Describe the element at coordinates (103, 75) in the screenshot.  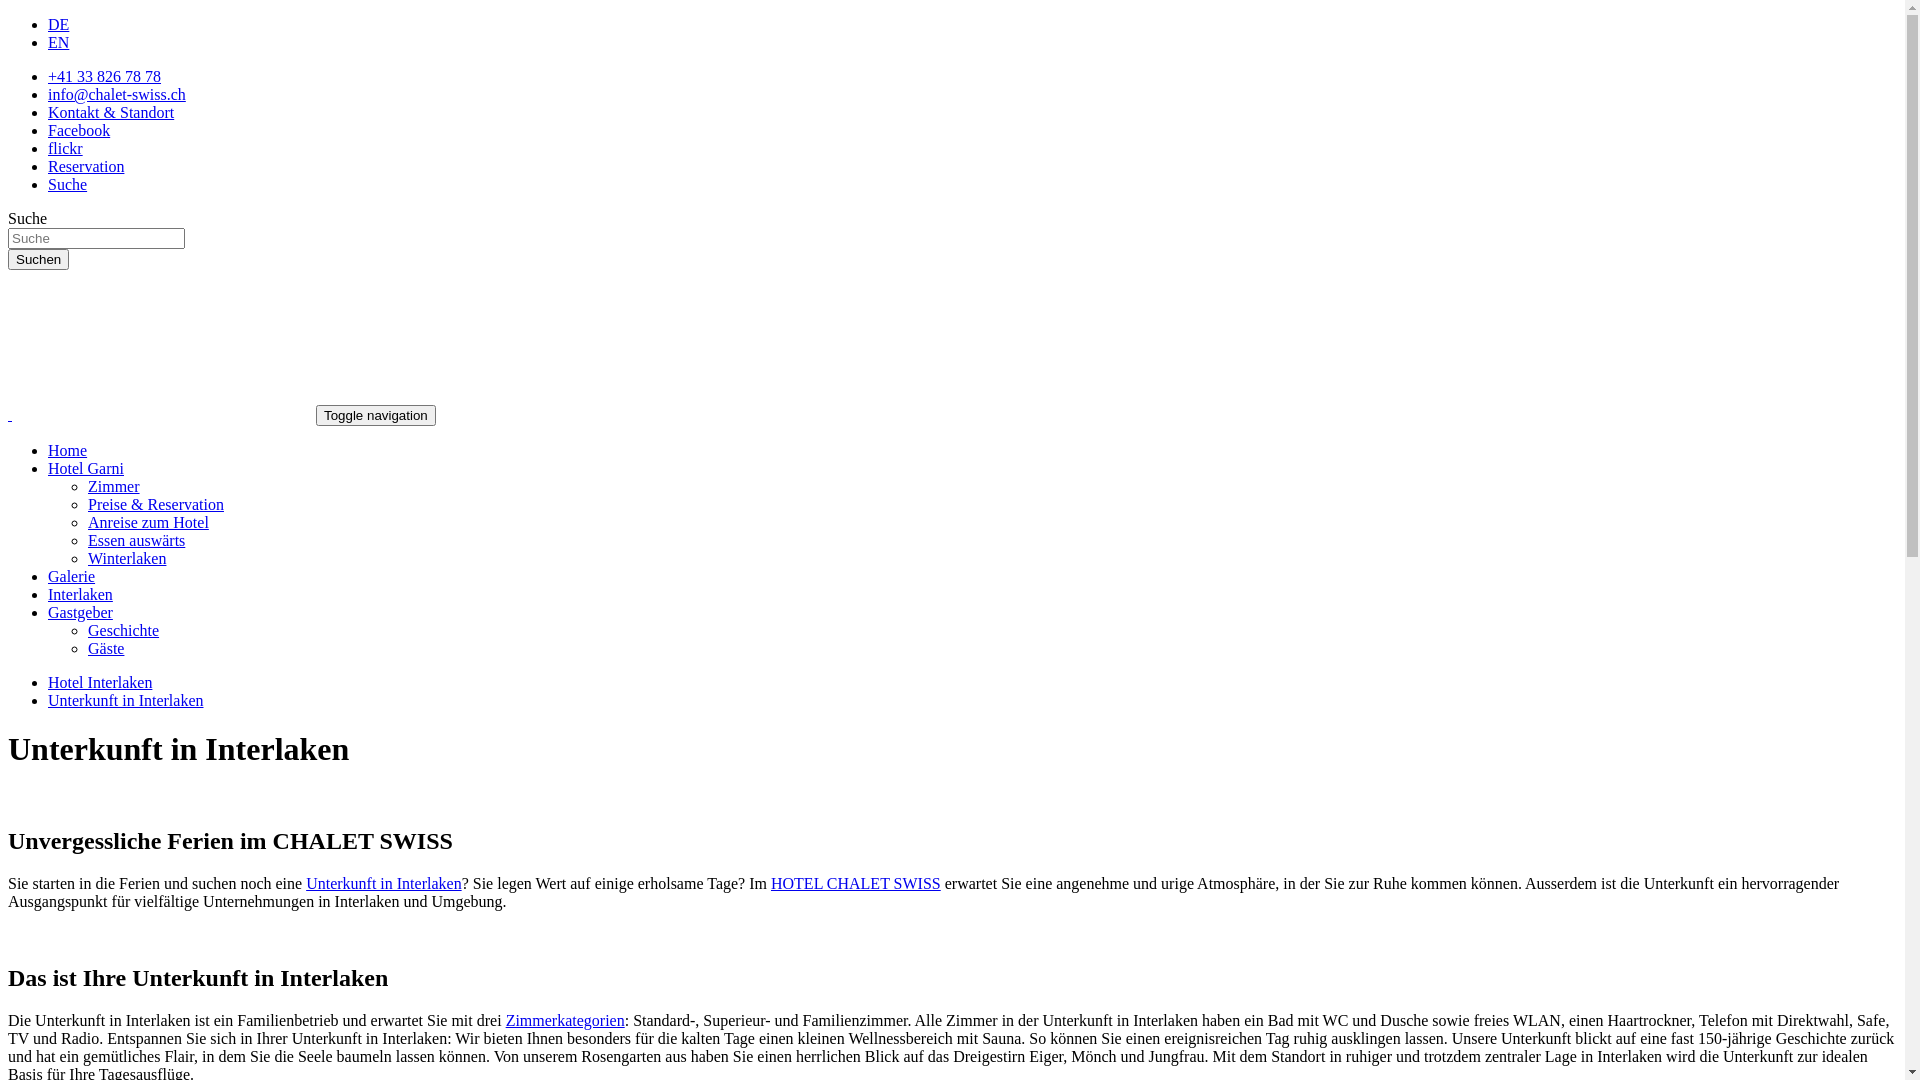
I see `'+41 33 826 78 78'` at that location.